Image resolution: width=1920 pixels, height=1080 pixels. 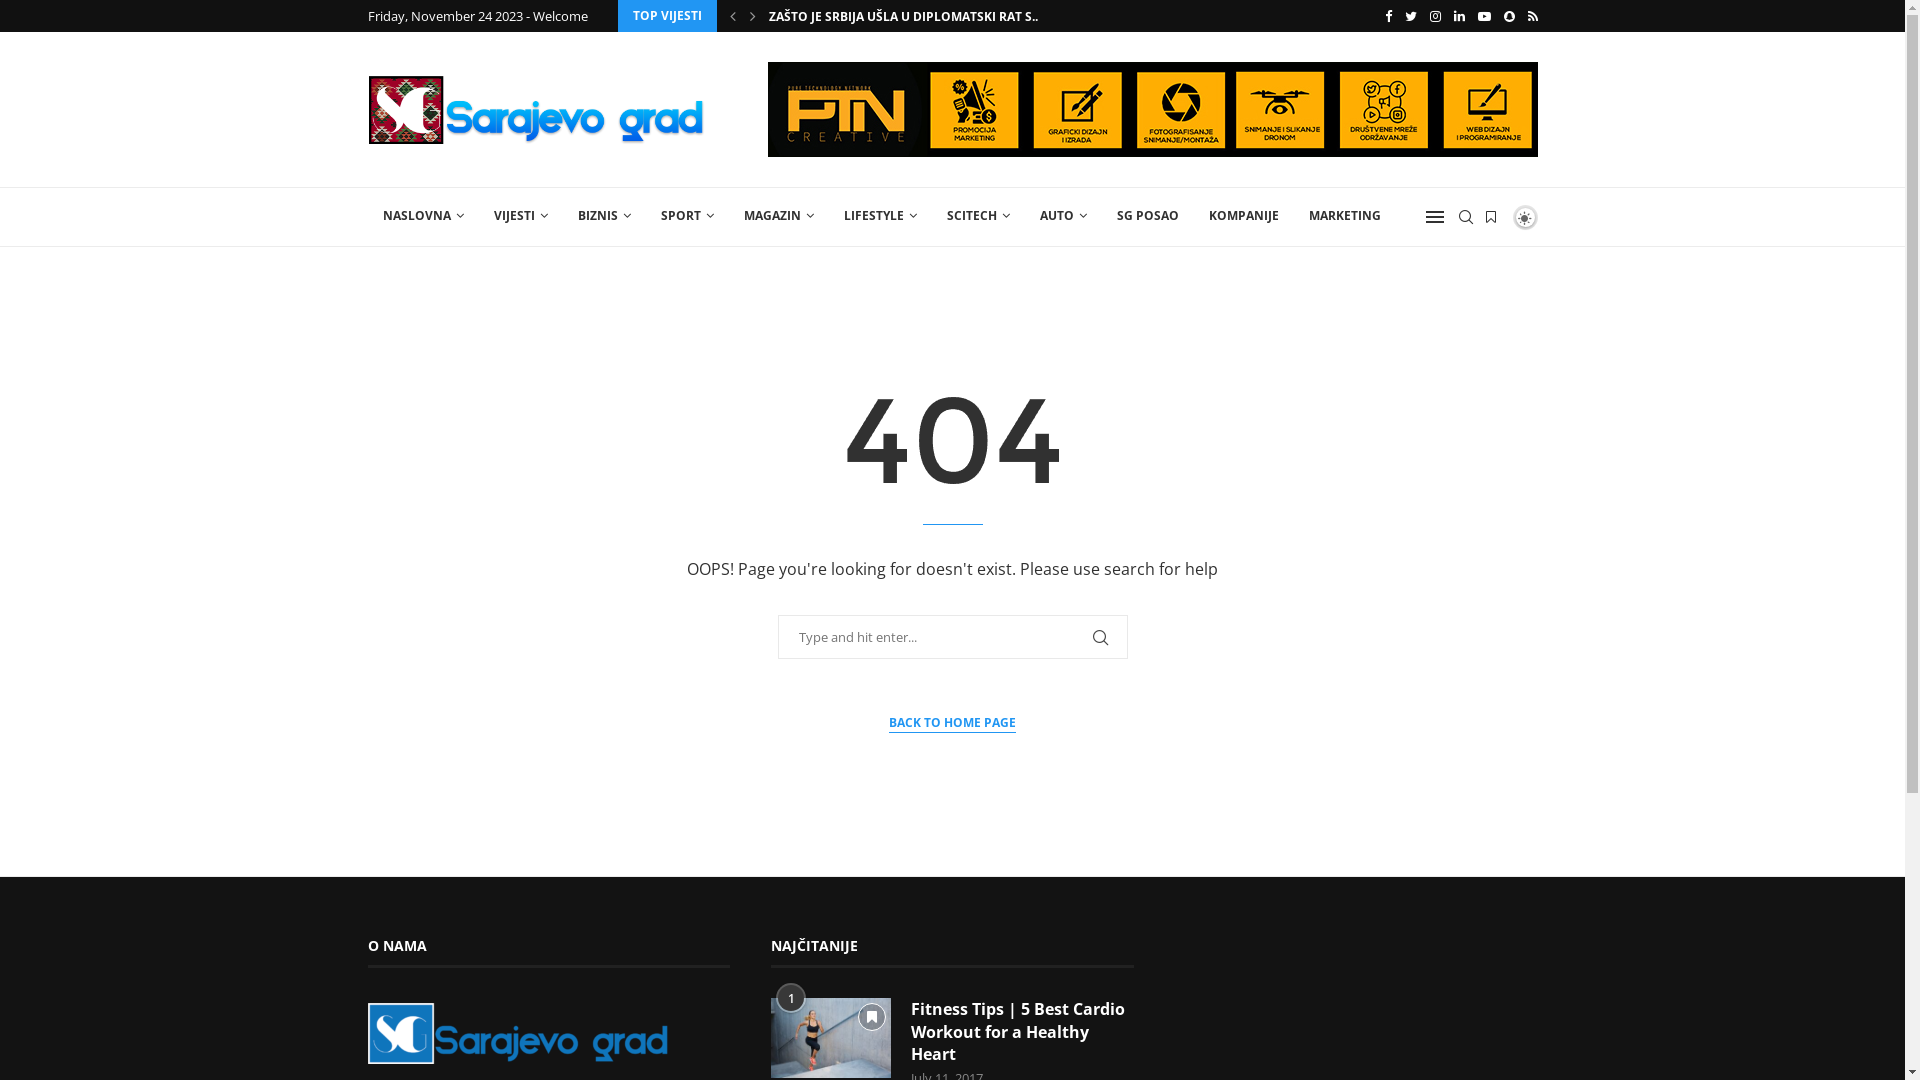 I want to click on 'MARKETING', so click(x=1344, y=216).